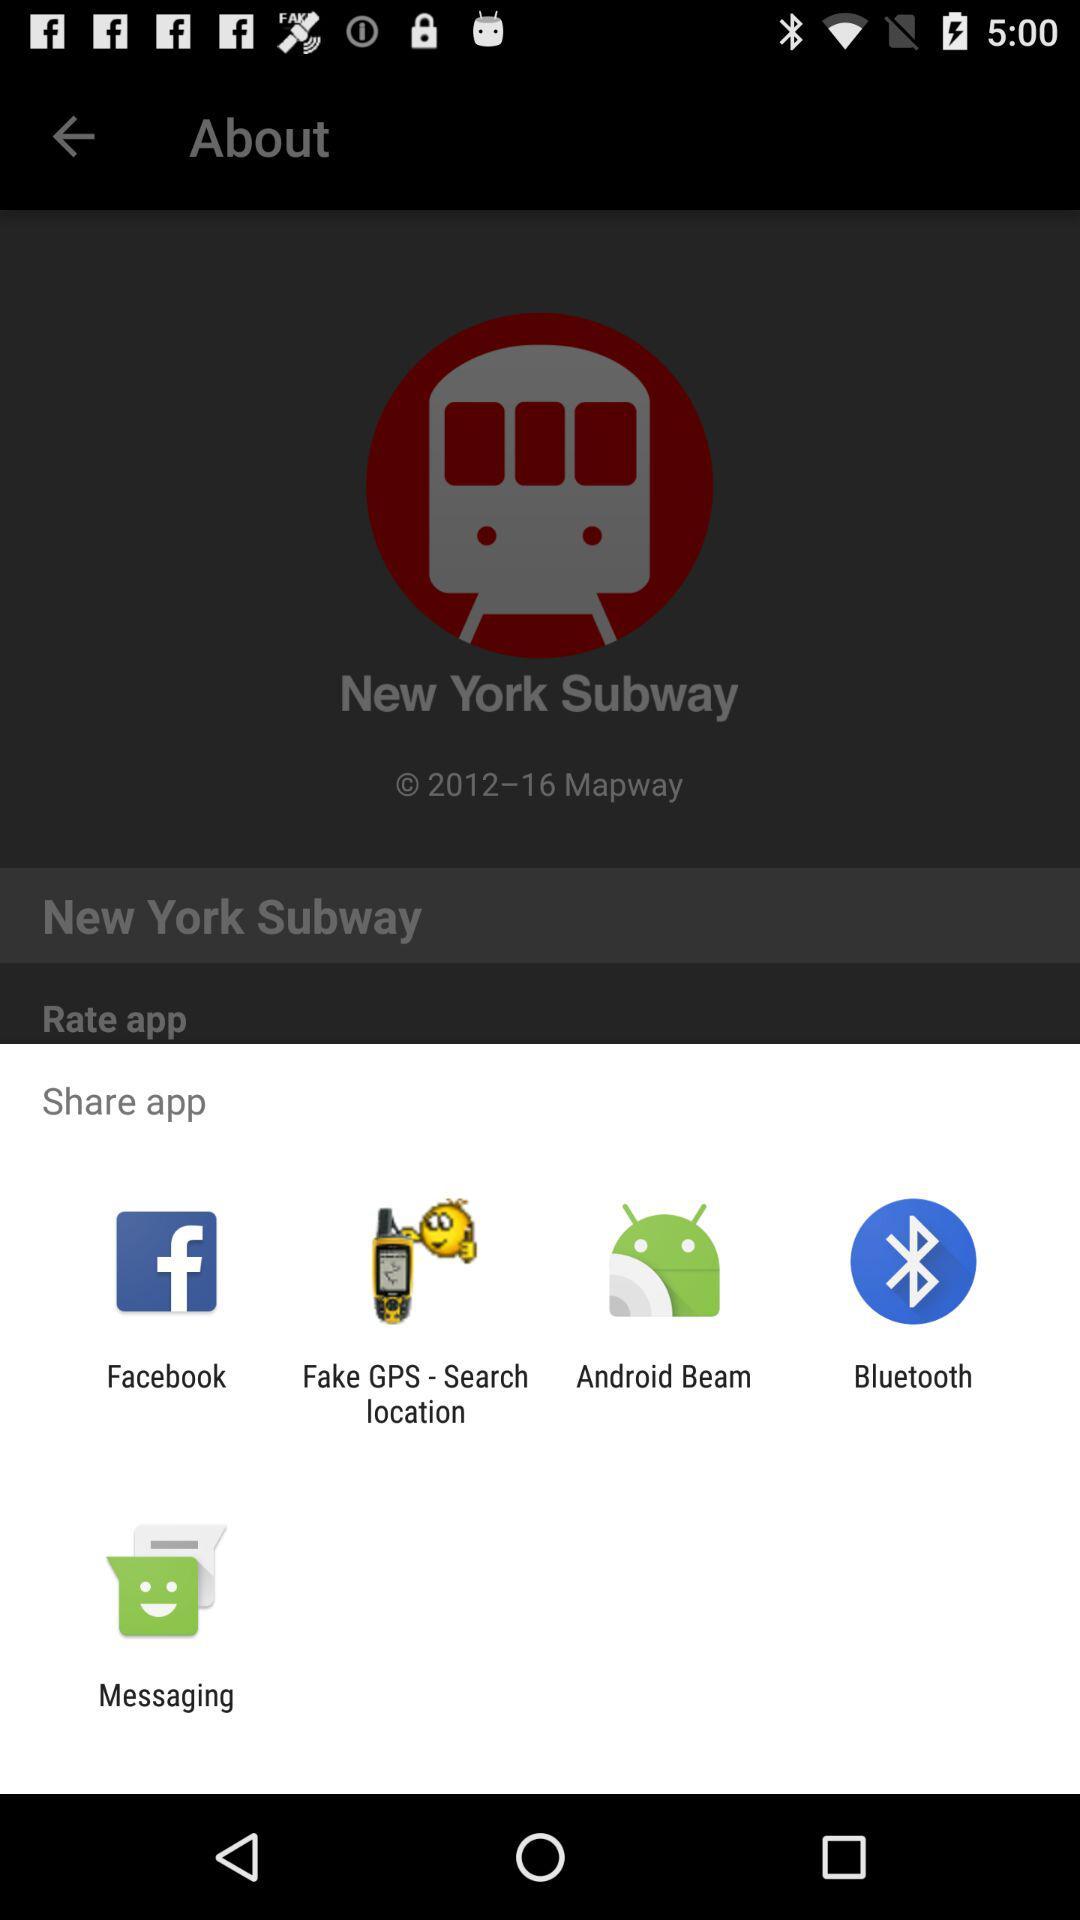  I want to click on the messaging app, so click(165, 1711).